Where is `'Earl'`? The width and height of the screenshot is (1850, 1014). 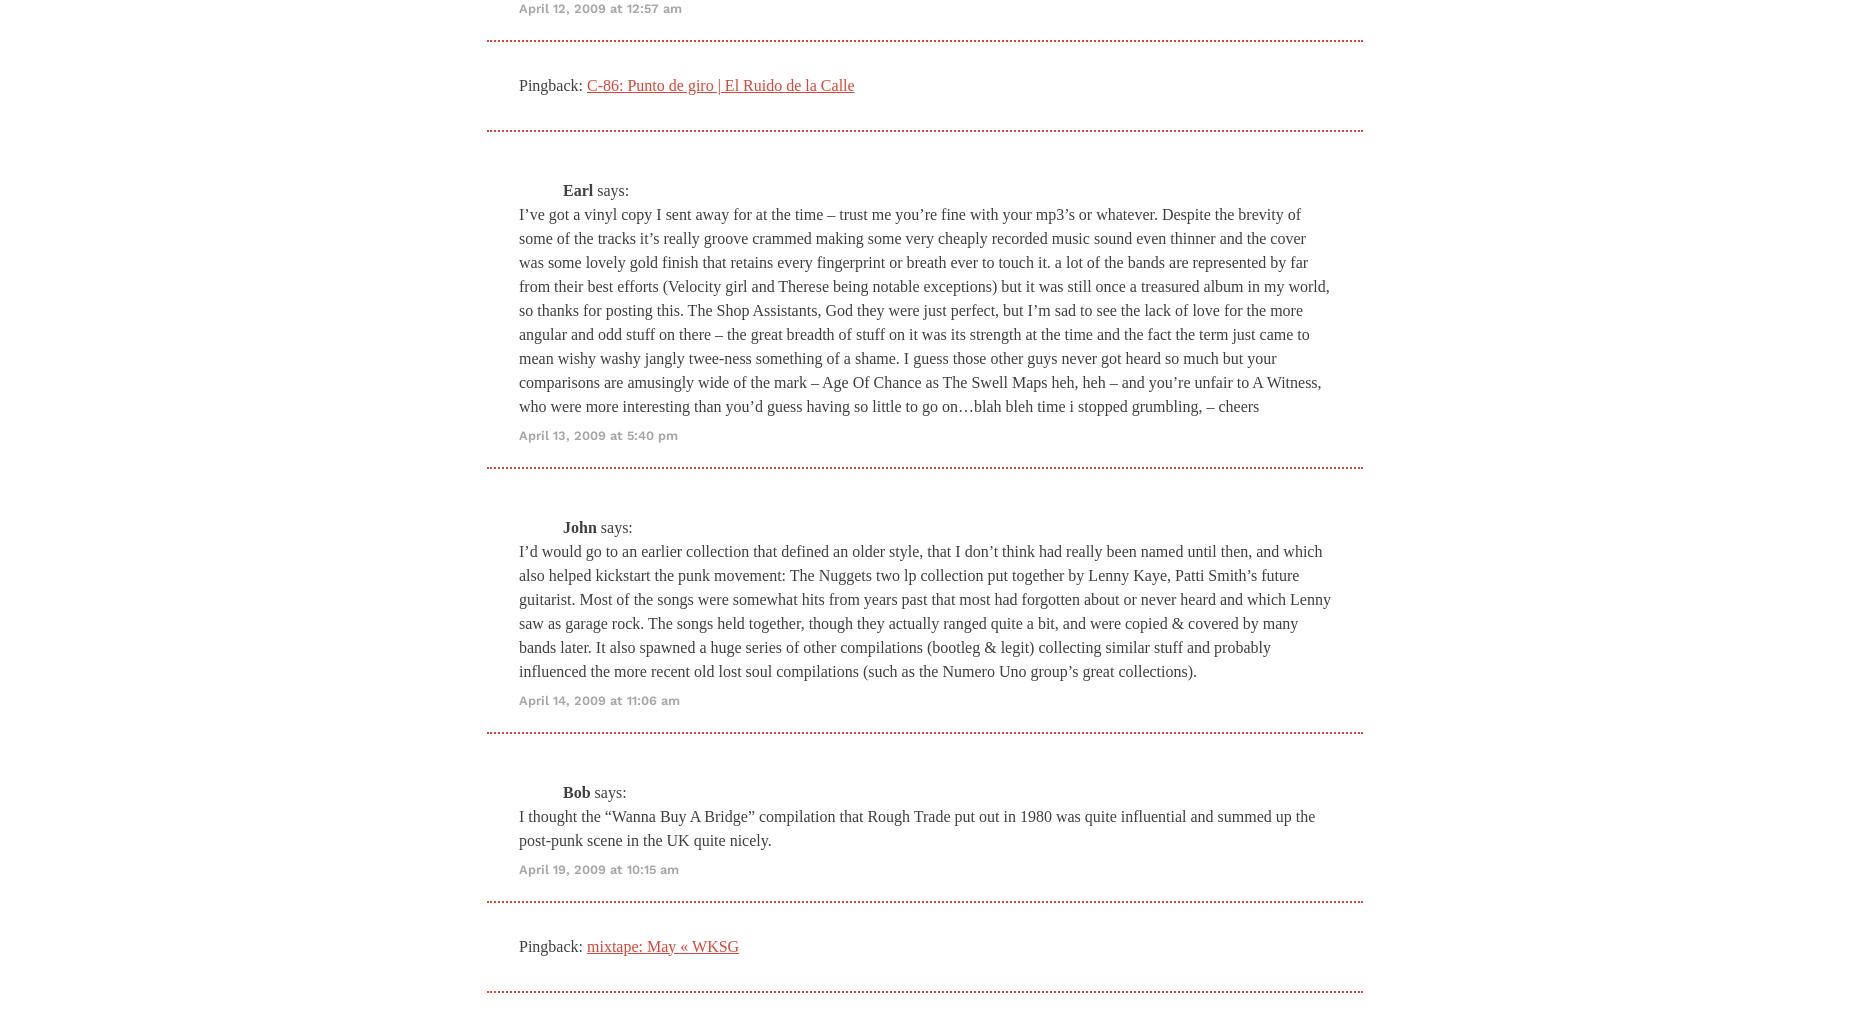
'Earl' is located at coordinates (577, 188).